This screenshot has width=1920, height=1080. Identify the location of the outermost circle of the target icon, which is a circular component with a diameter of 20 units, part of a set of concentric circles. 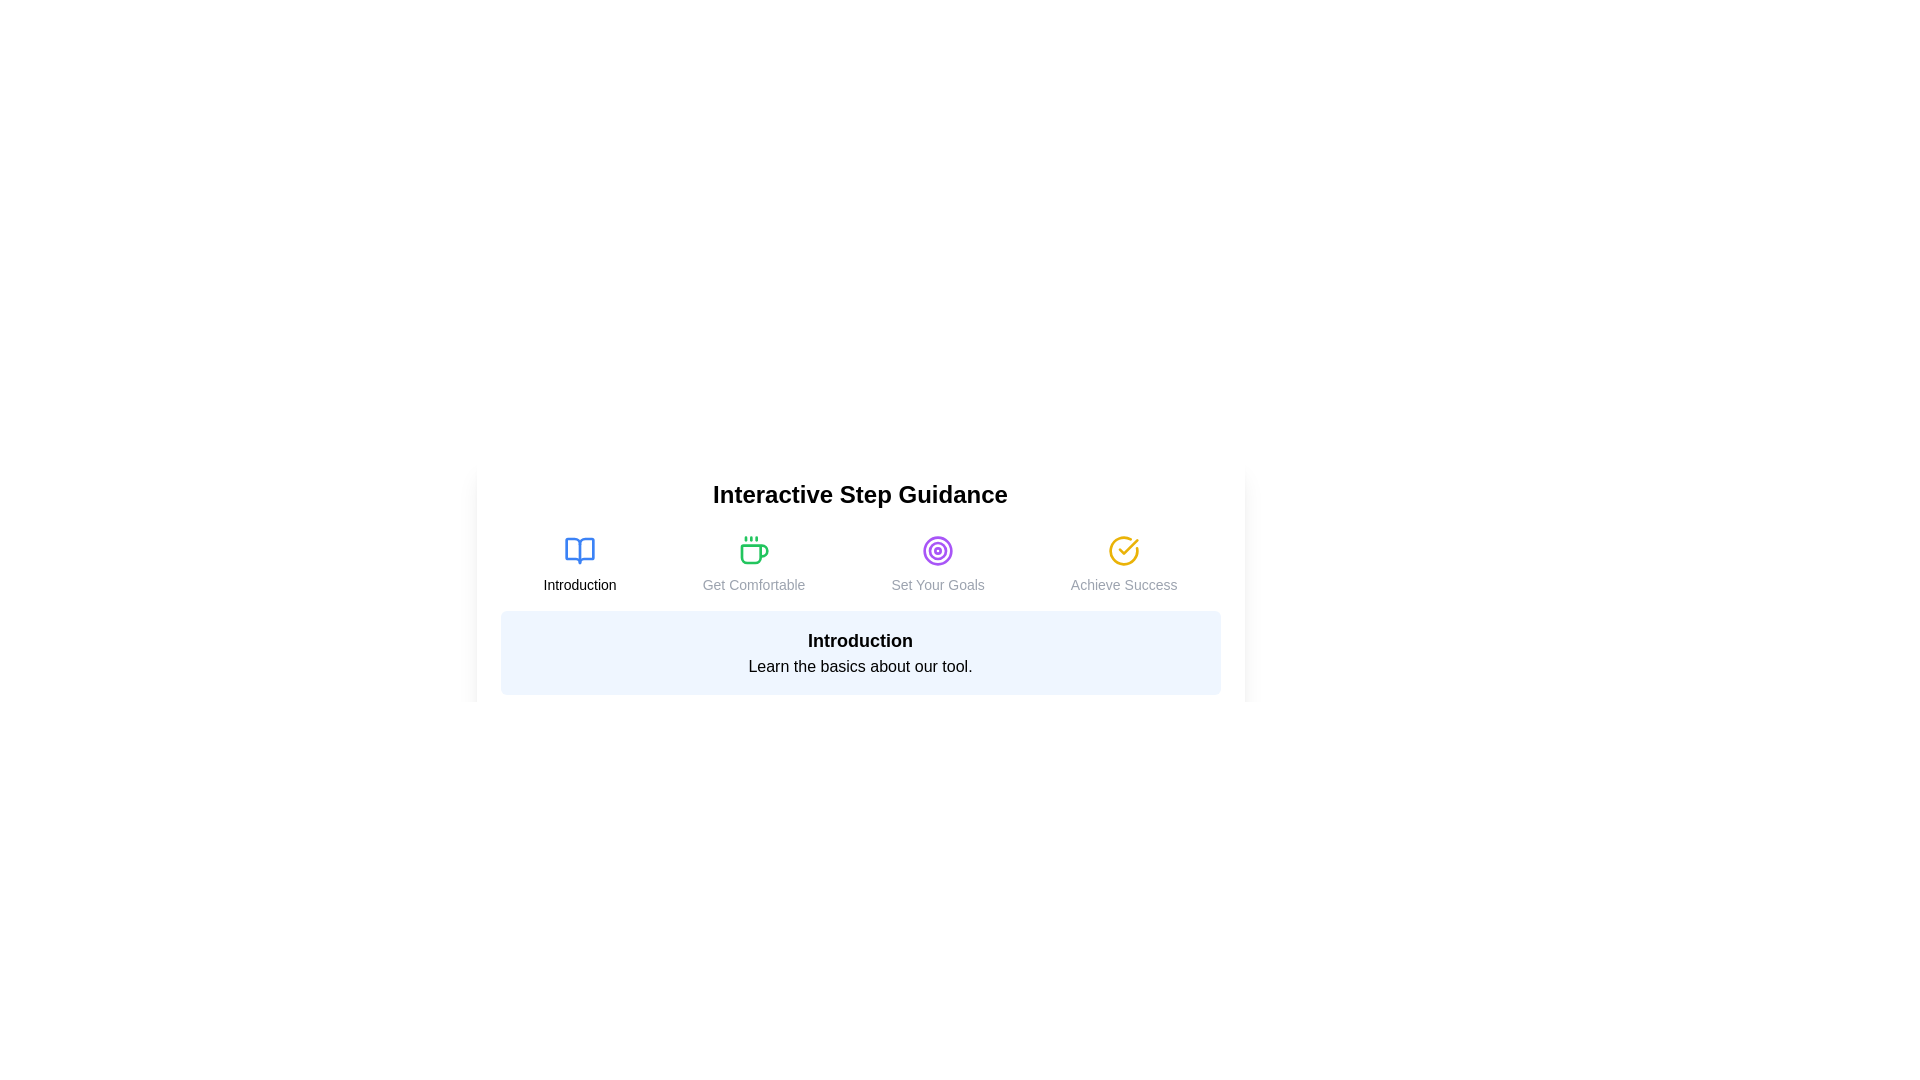
(937, 551).